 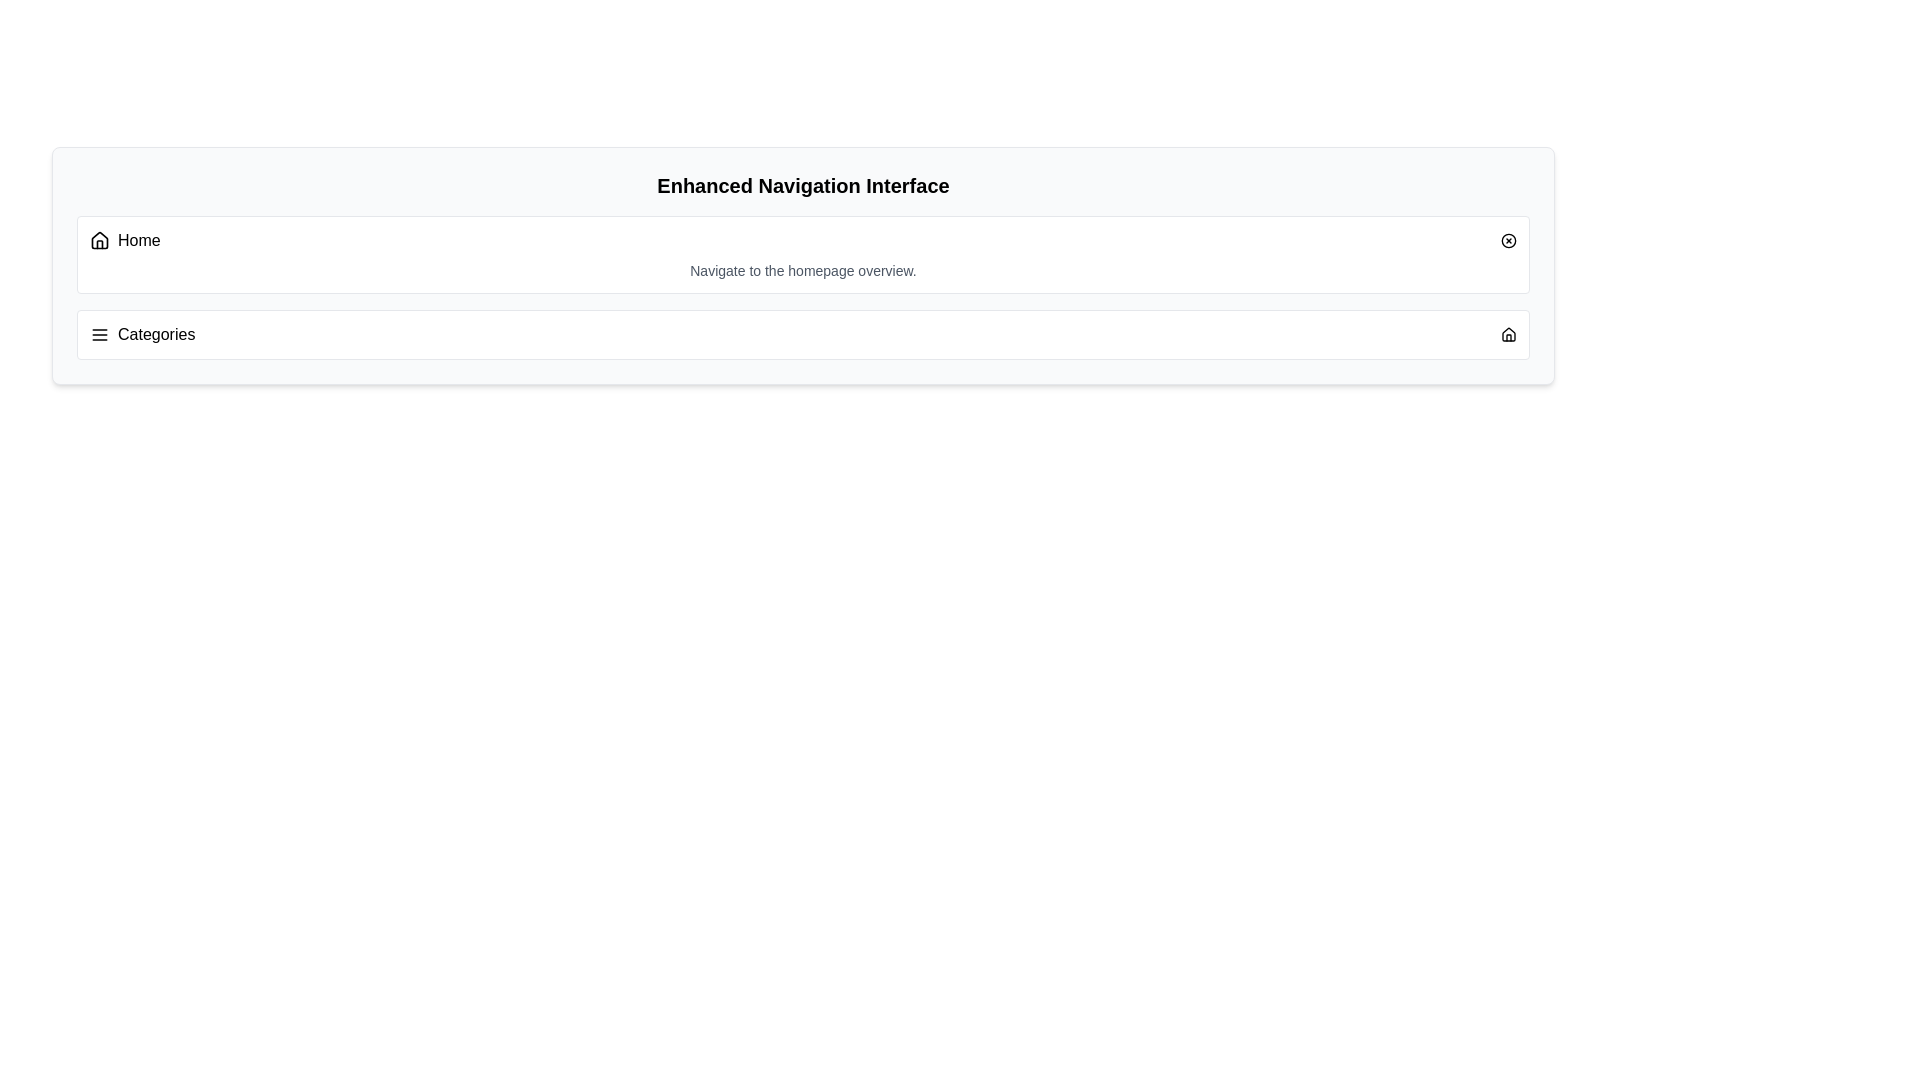 I want to click on the small house-shaped icon with a thin black stroke located immediately before the text 'Home' in the horizontal navigation row, so click(x=99, y=239).